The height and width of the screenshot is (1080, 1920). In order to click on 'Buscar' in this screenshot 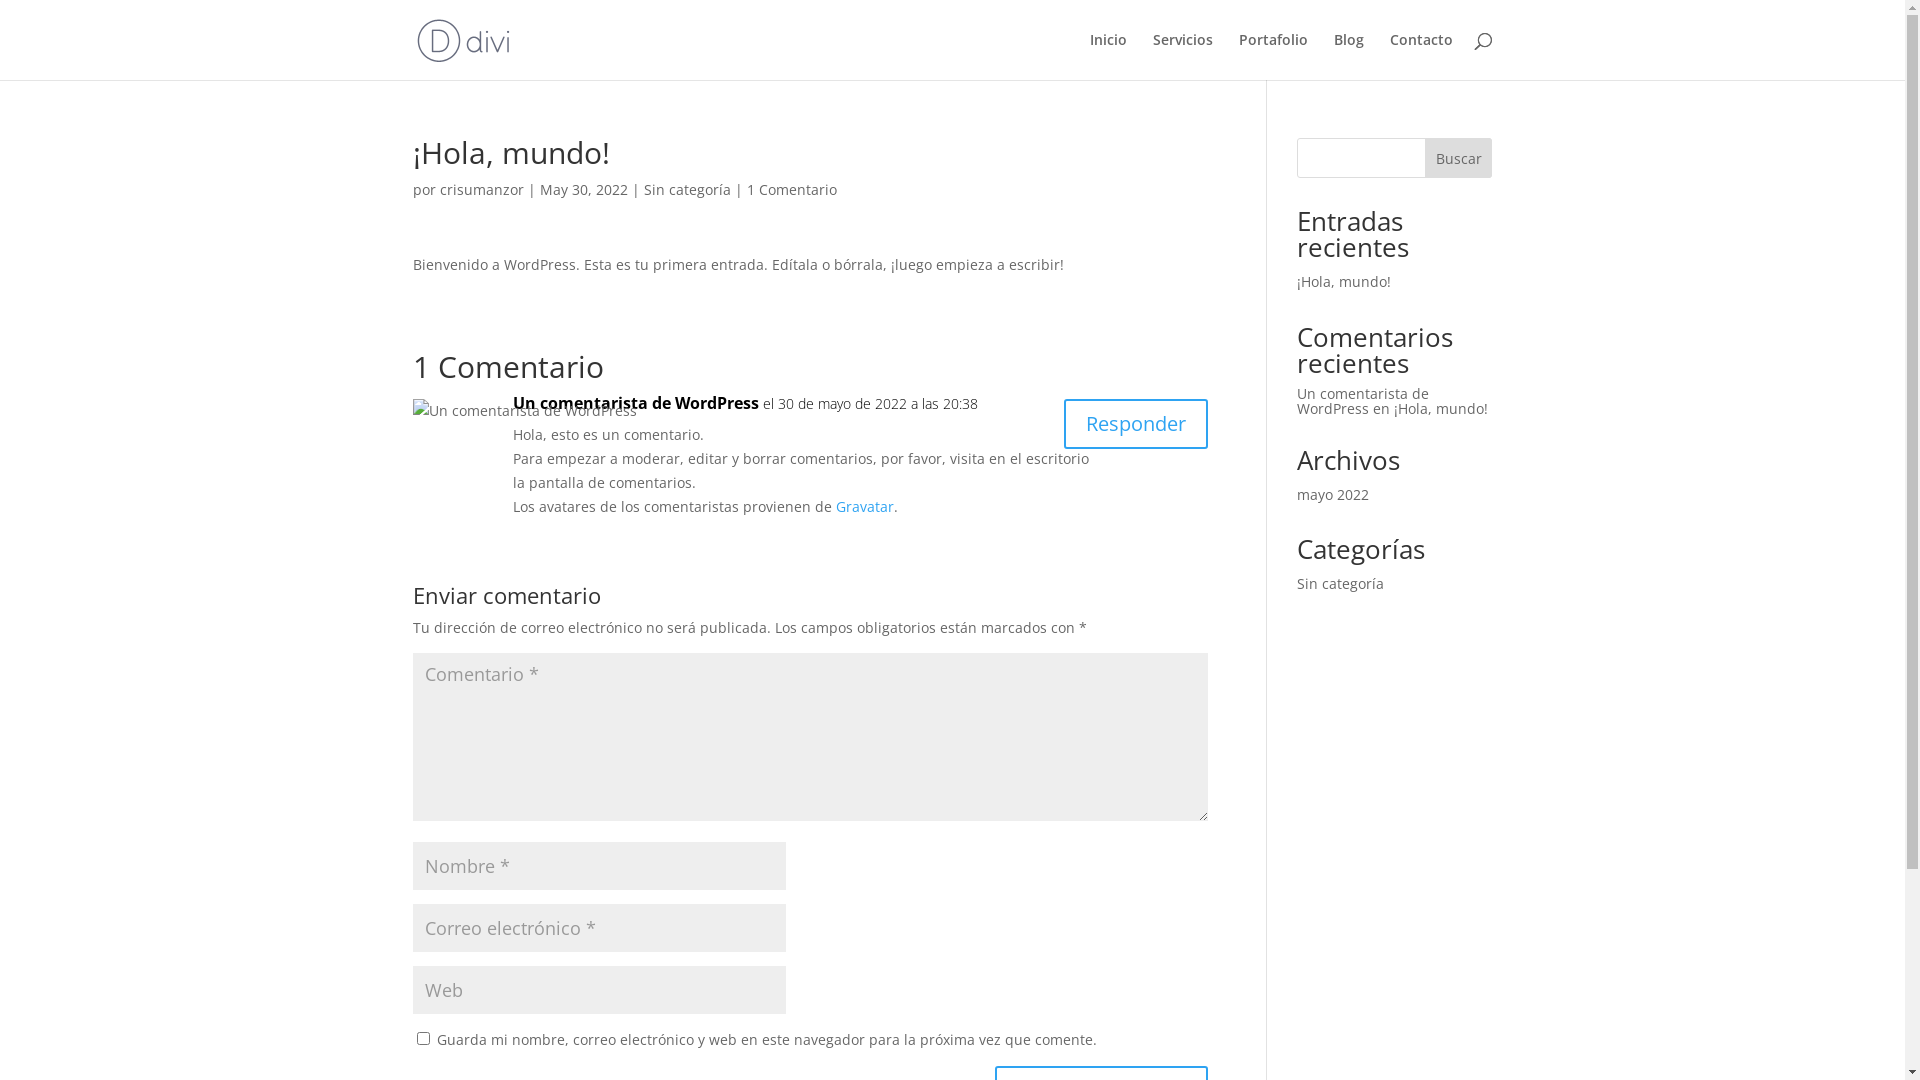, I will do `click(1459, 157)`.